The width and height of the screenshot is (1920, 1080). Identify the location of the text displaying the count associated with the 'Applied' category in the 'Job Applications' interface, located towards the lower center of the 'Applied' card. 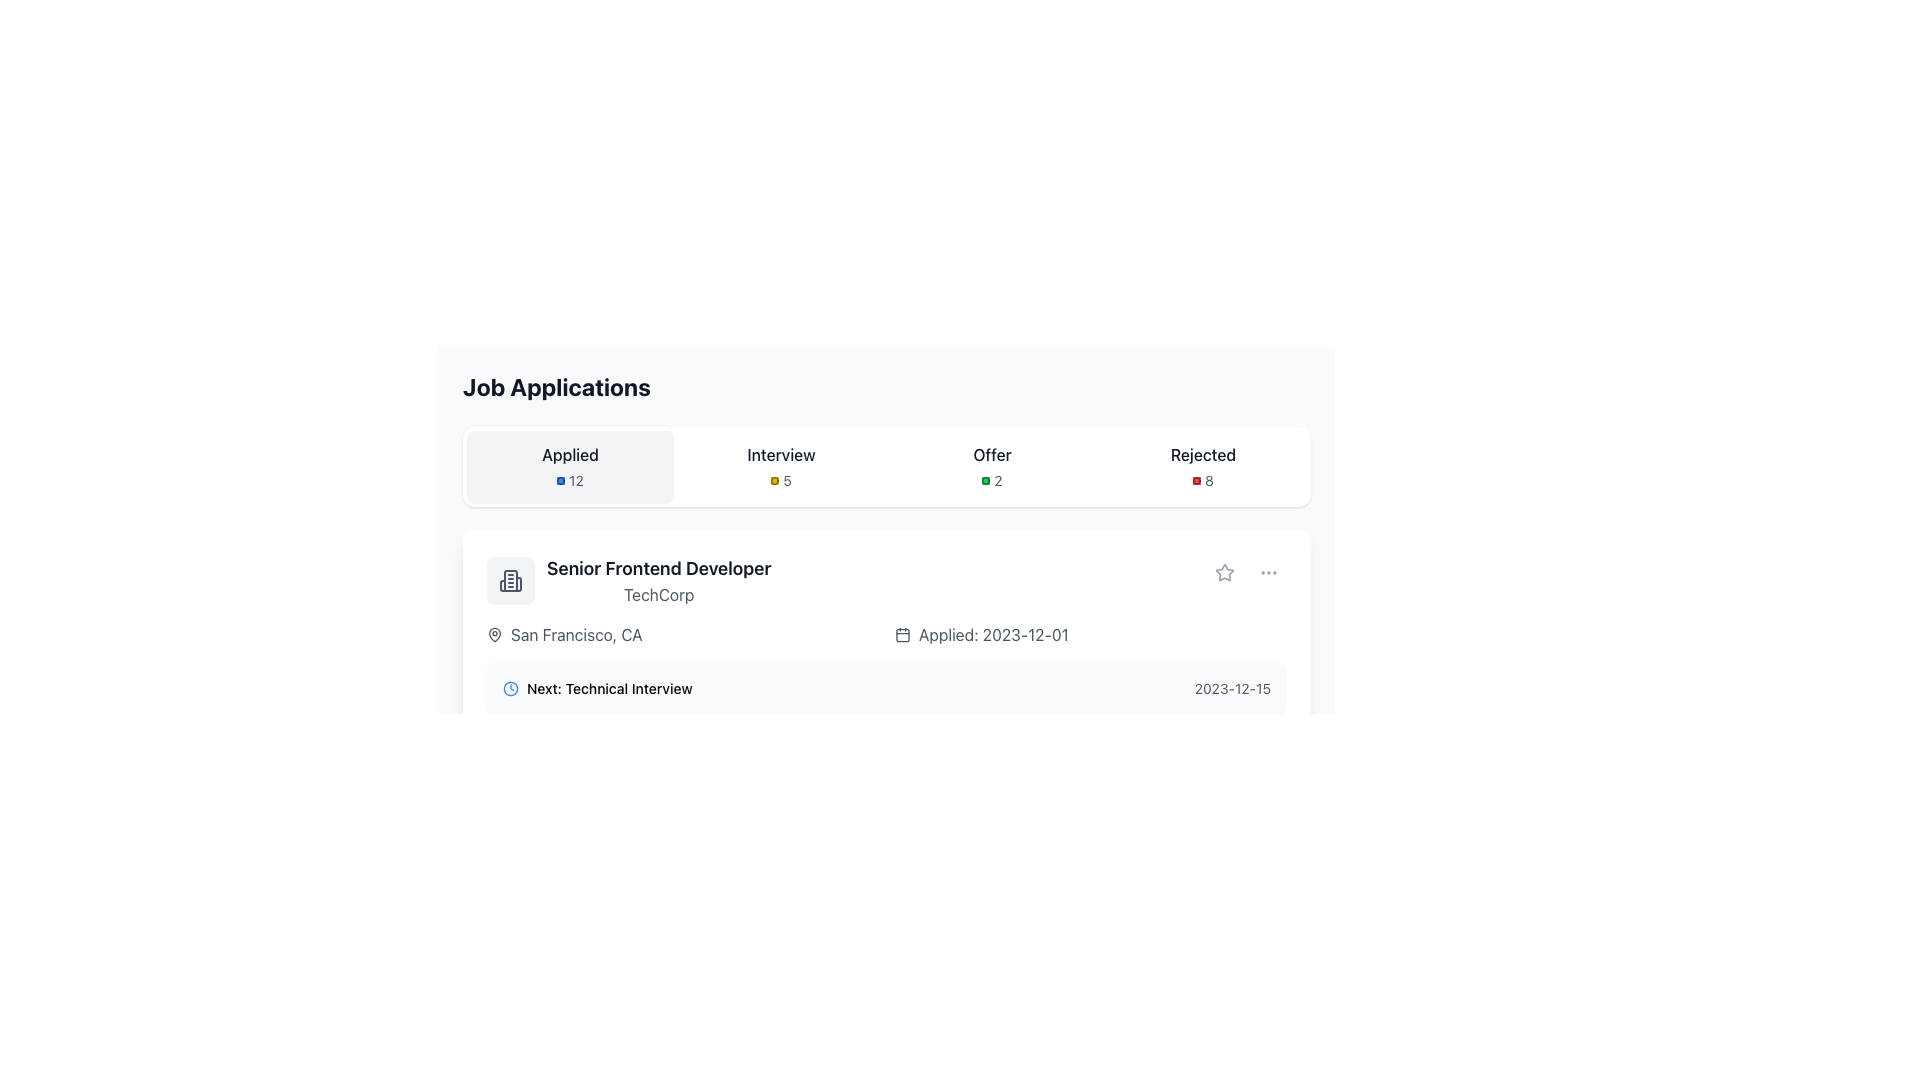
(569, 481).